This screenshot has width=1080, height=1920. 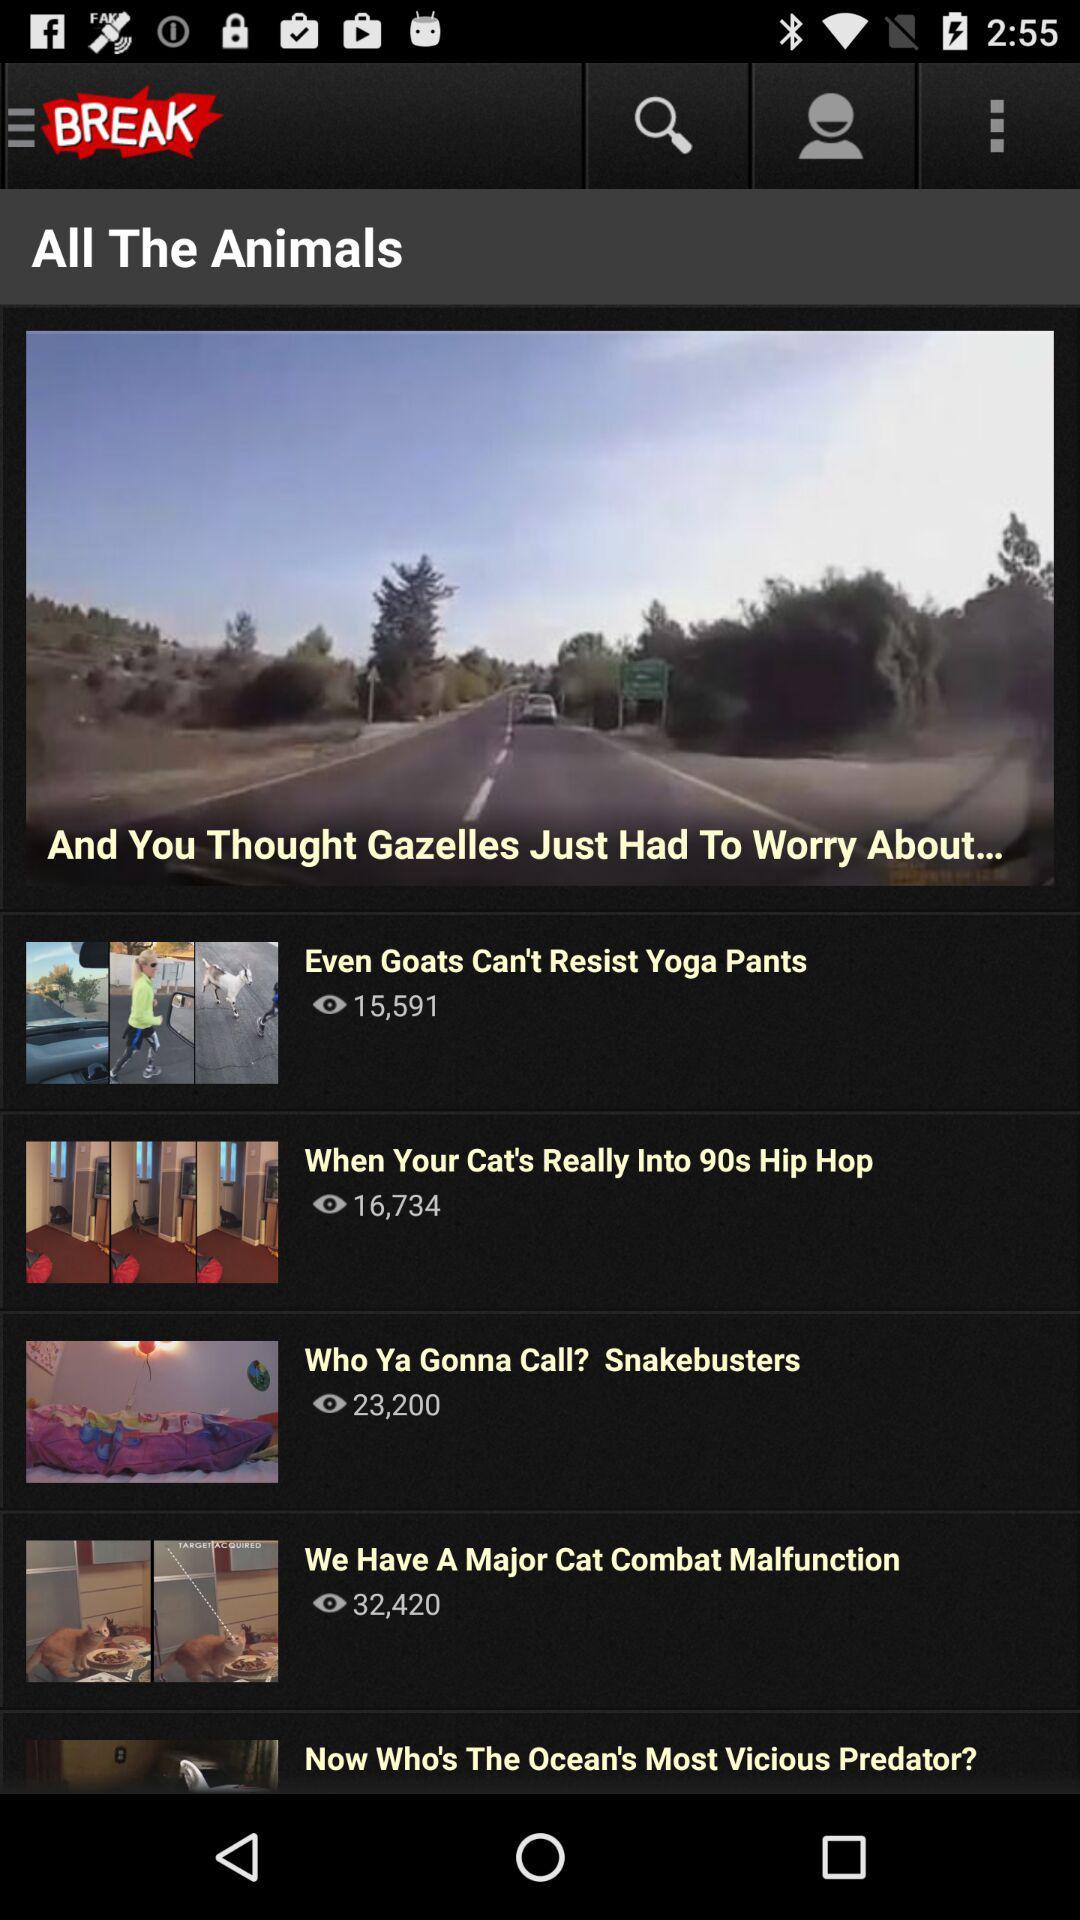 I want to click on the 16,734, so click(x=376, y=1203).